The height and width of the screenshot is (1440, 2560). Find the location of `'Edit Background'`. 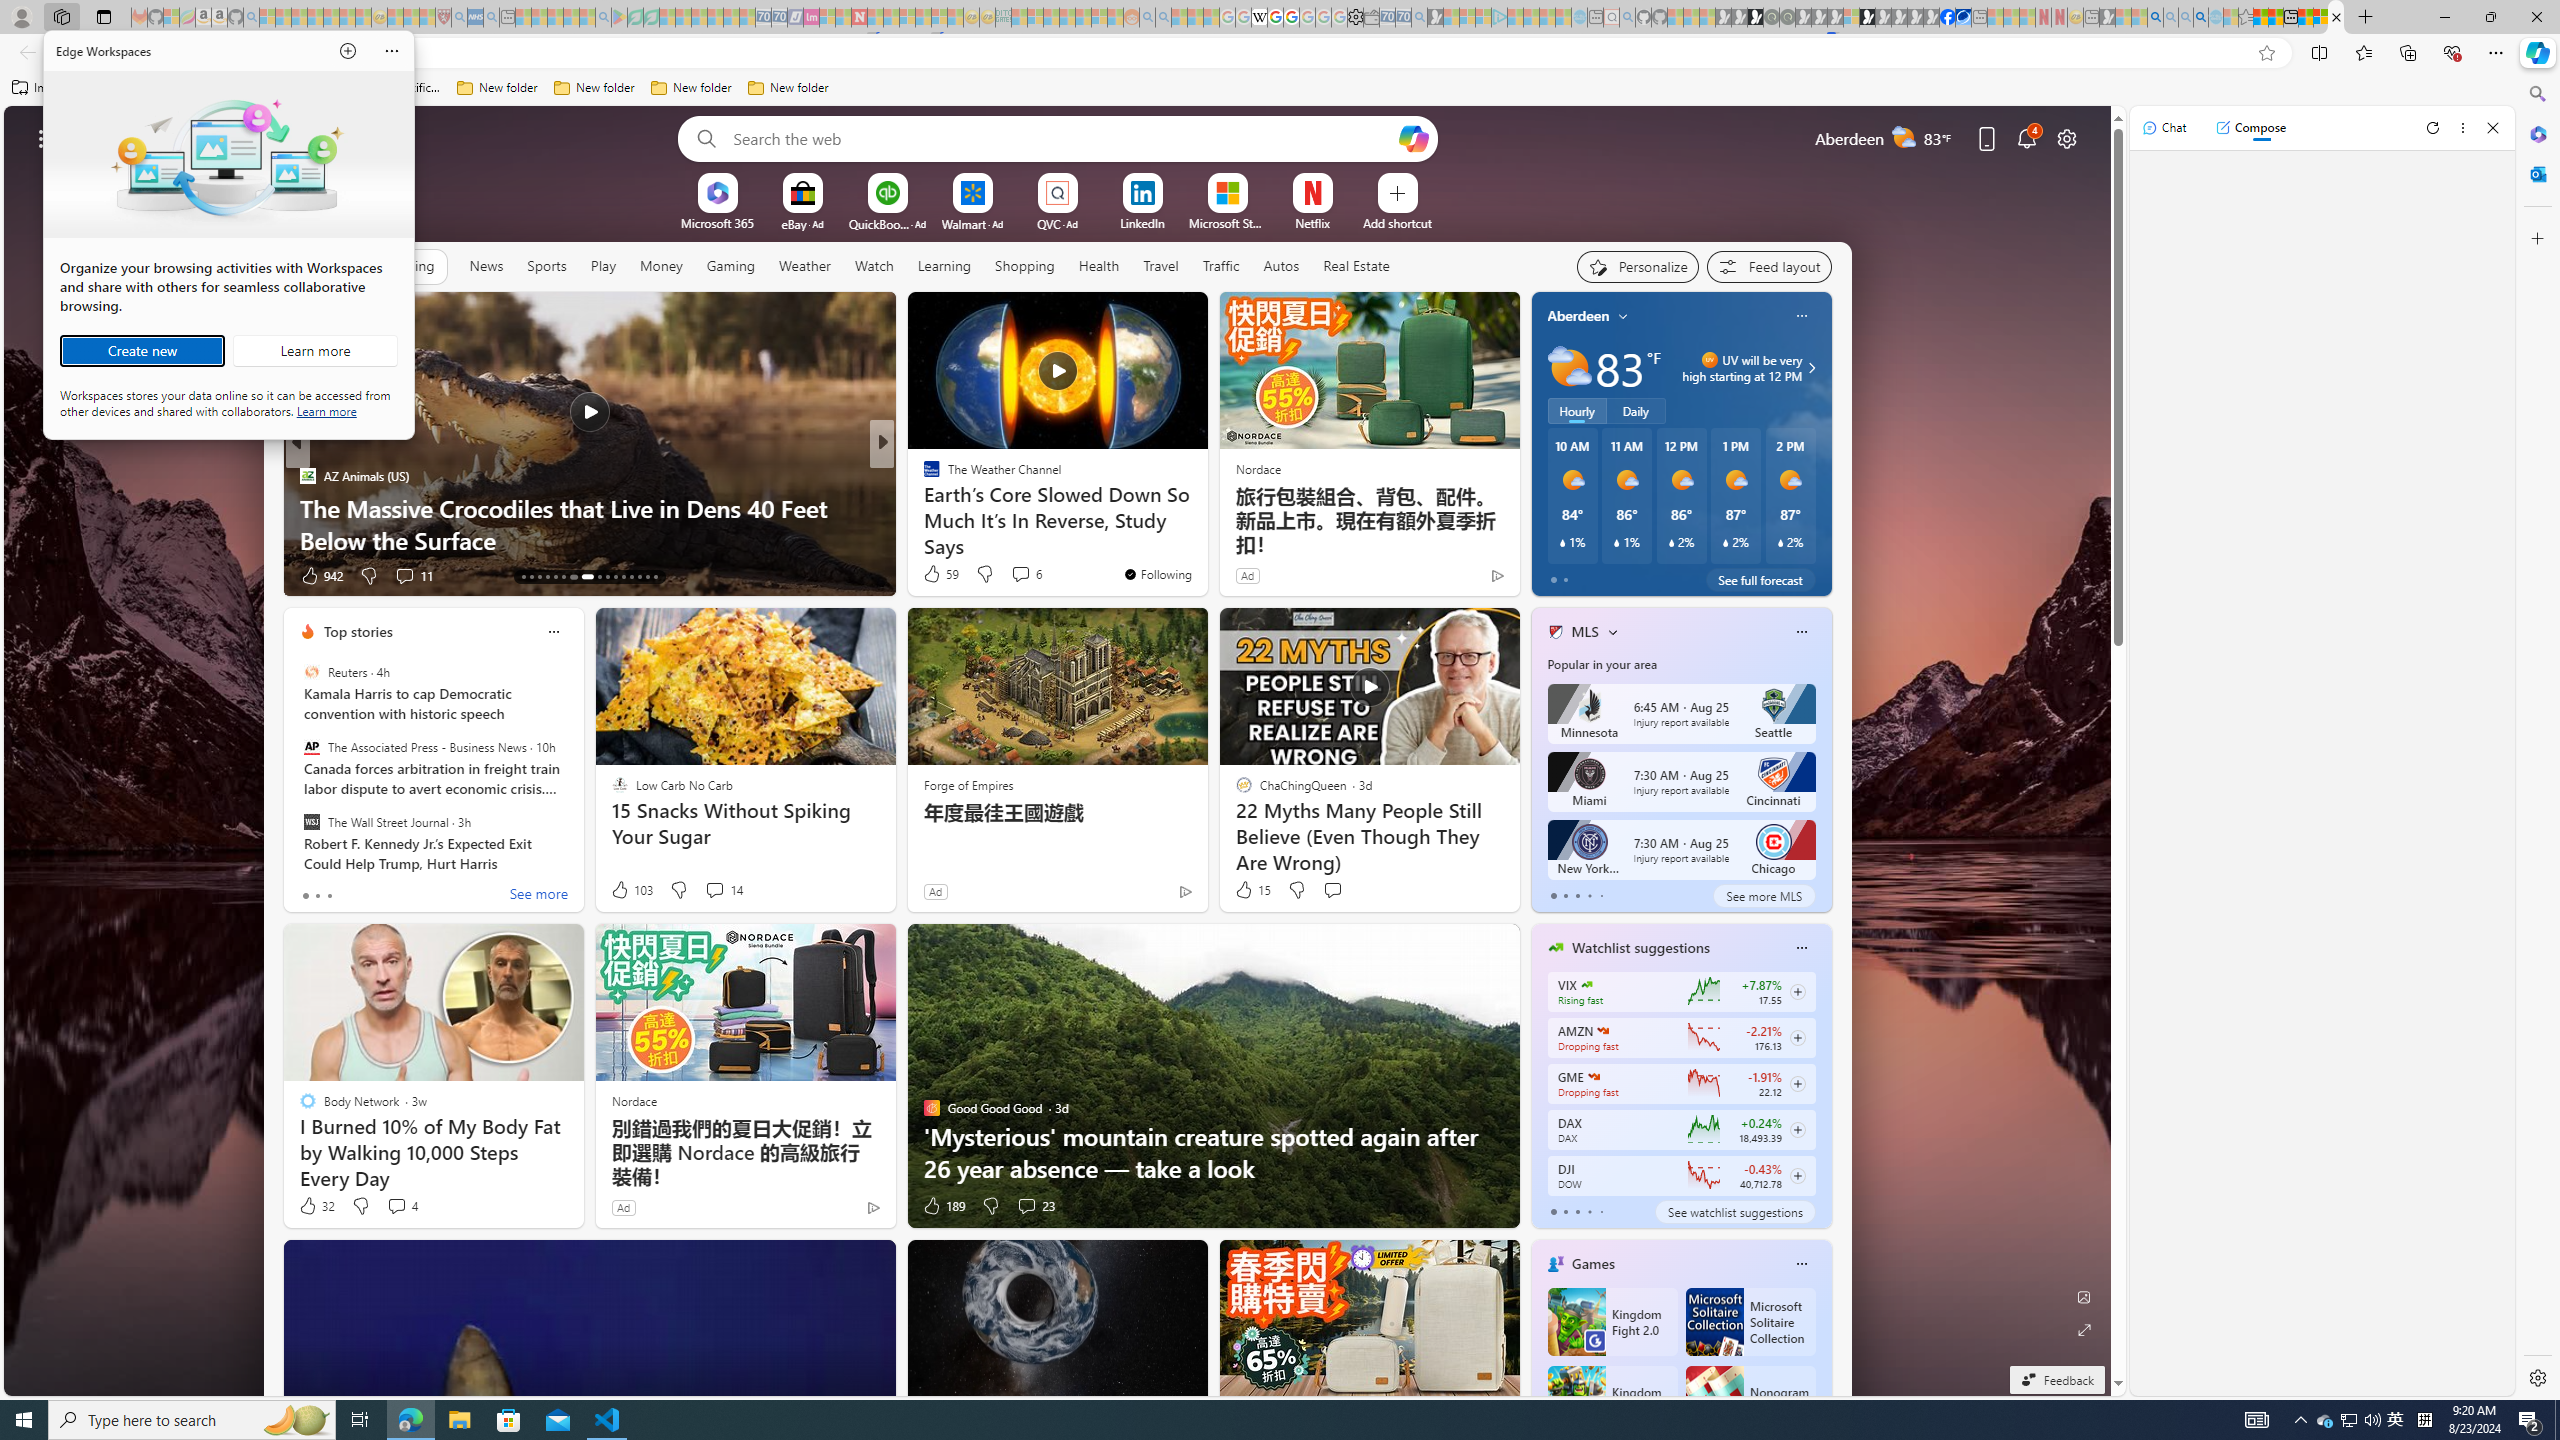

'Edit Background' is located at coordinates (2084, 1295).